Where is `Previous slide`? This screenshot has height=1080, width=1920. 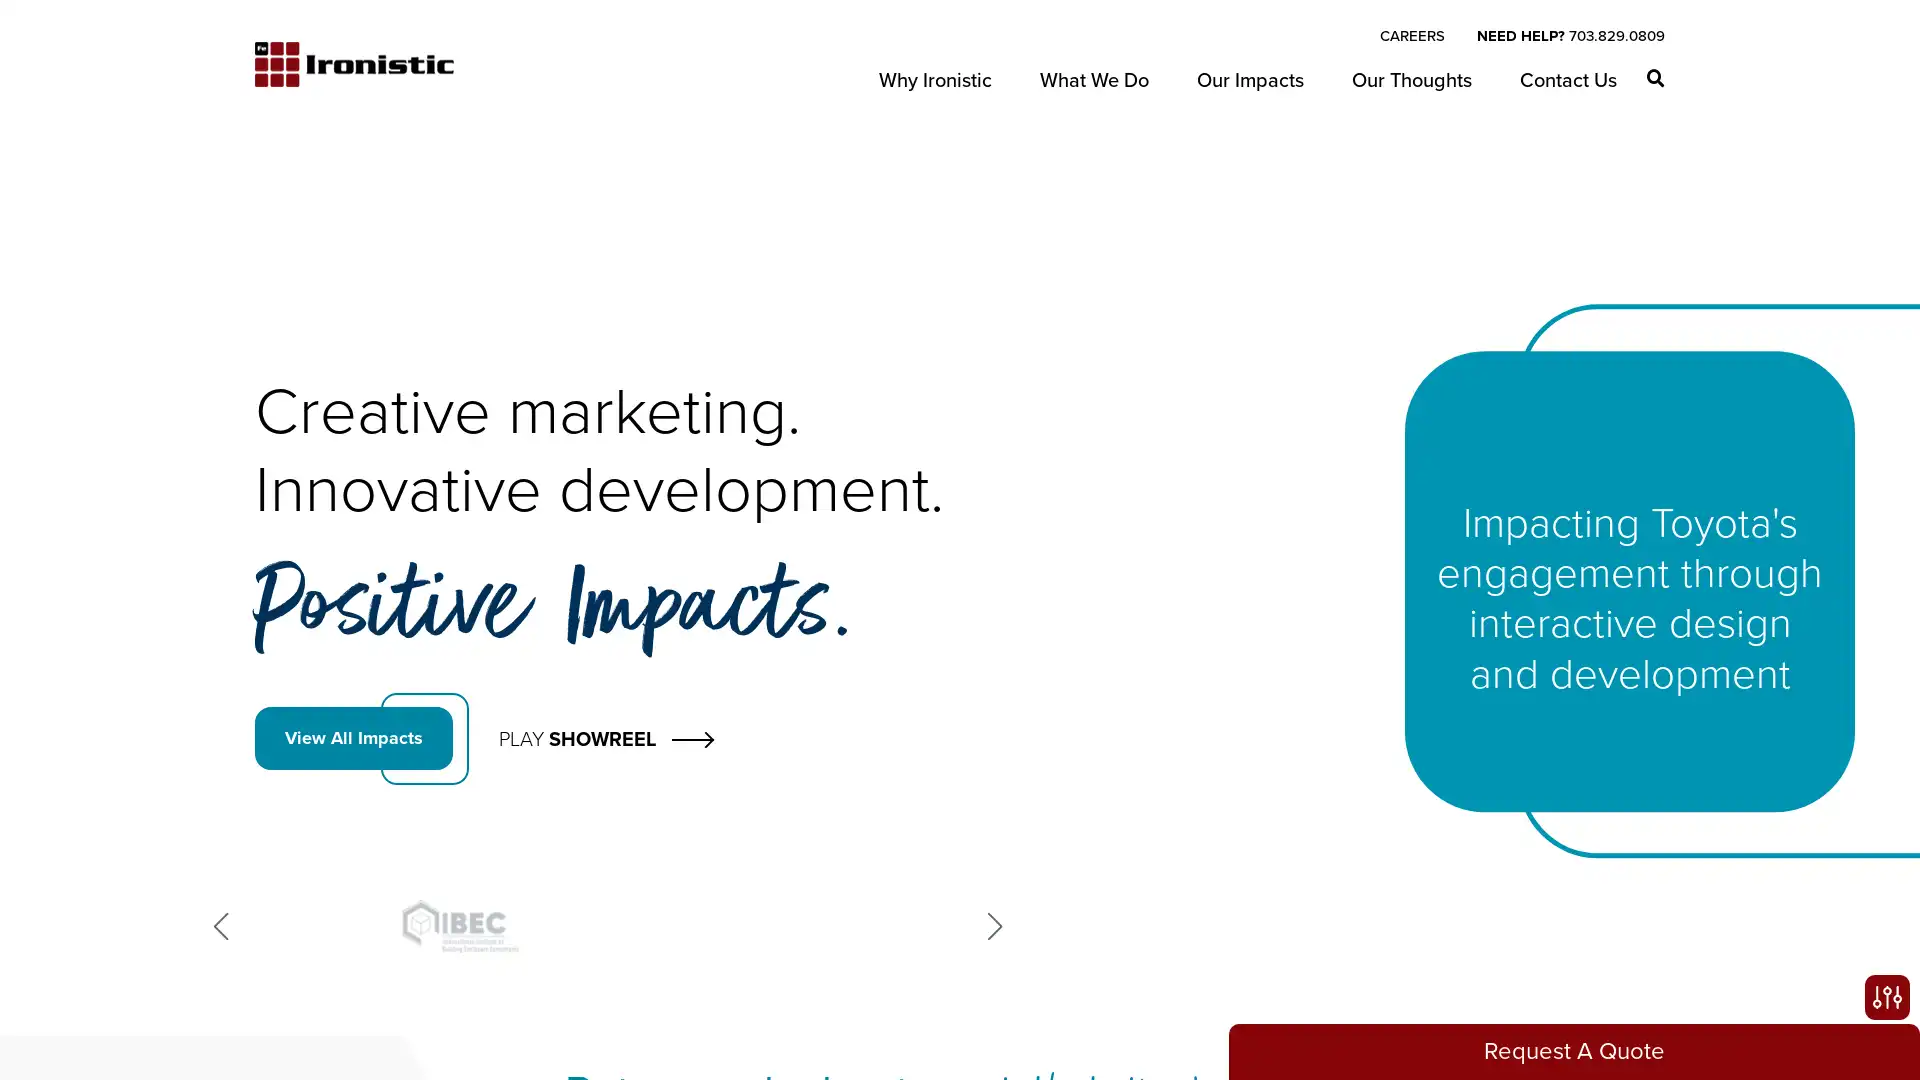 Previous slide is located at coordinates (220, 925).